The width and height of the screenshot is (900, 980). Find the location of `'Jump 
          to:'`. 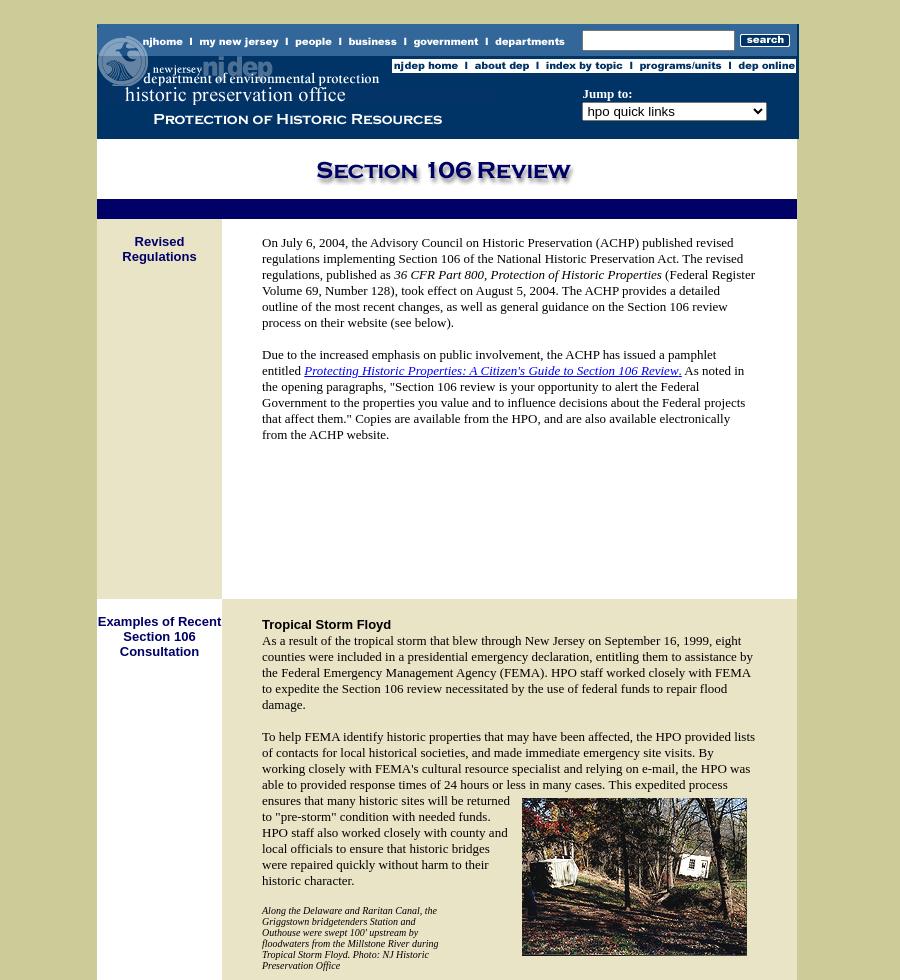

'Jump 
          to:' is located at coordinates (606, 93).